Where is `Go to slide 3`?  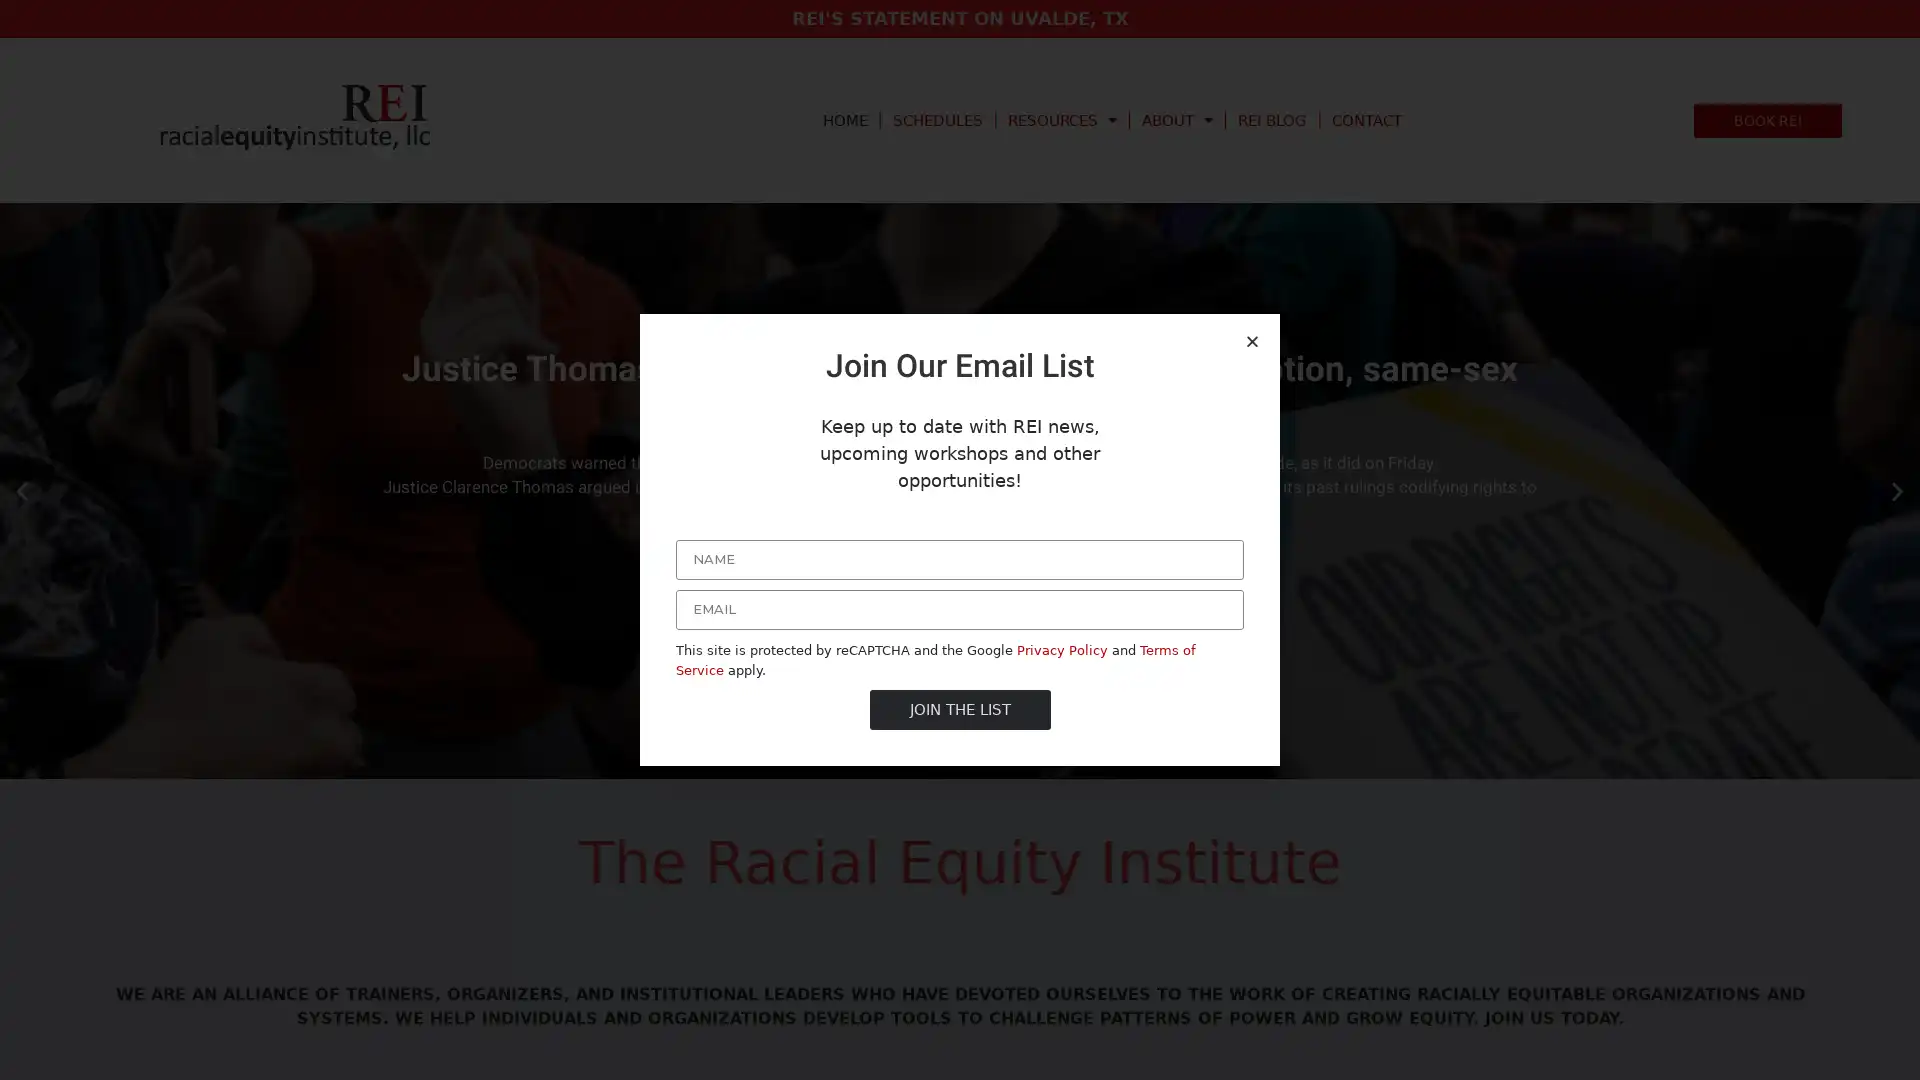
Go to slide 3 is located at coordinates (978, 763).